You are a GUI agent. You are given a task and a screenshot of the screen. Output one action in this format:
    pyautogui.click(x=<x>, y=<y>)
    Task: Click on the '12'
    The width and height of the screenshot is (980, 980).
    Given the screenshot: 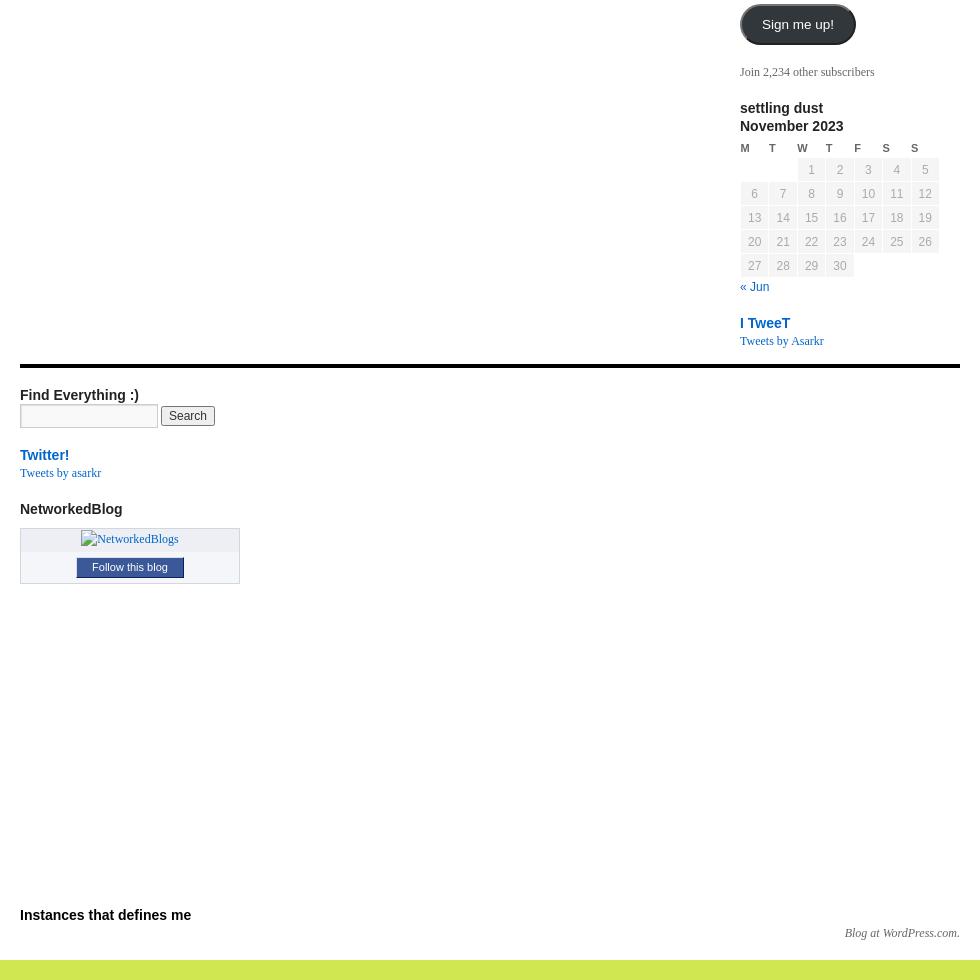 What is the action you would take?
    pyautogui.click(x=924, y=194)
    